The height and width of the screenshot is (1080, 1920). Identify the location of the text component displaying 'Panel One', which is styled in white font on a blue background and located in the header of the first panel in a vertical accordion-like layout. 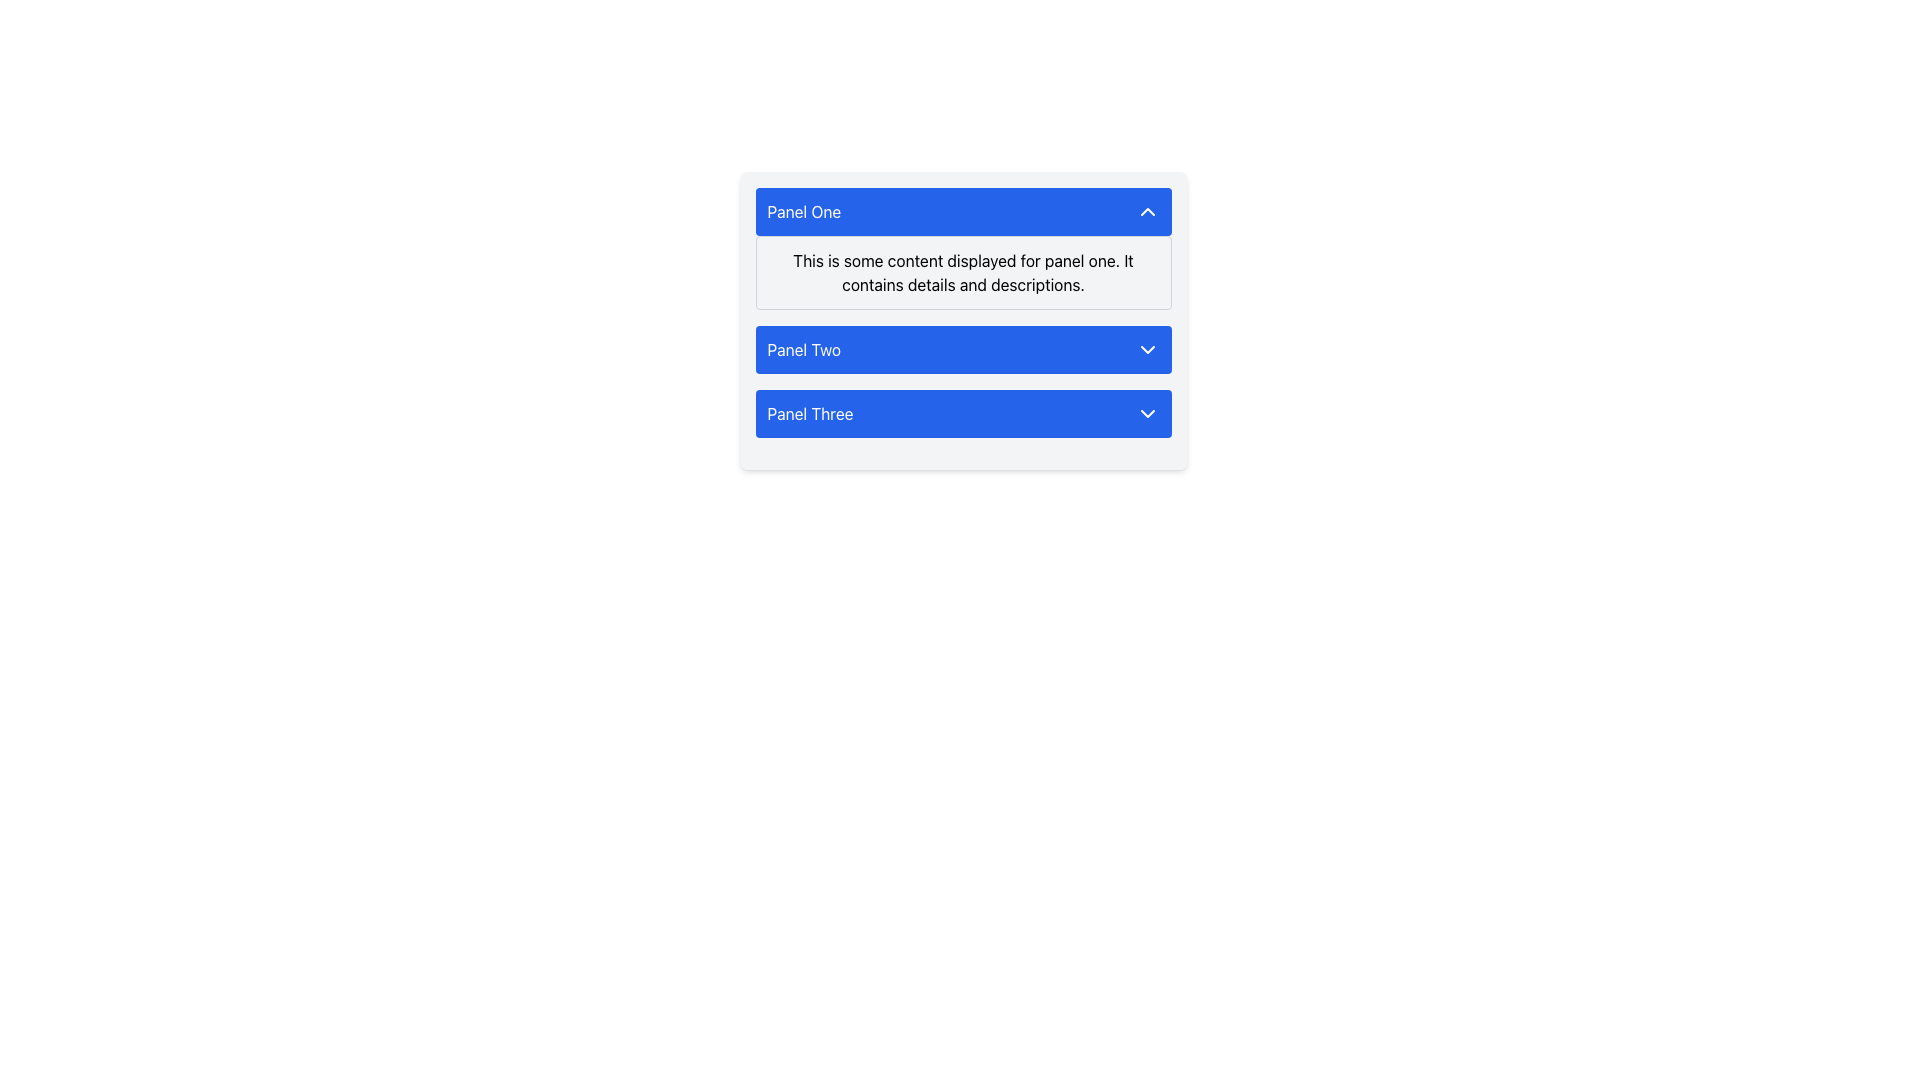
(804, 212).